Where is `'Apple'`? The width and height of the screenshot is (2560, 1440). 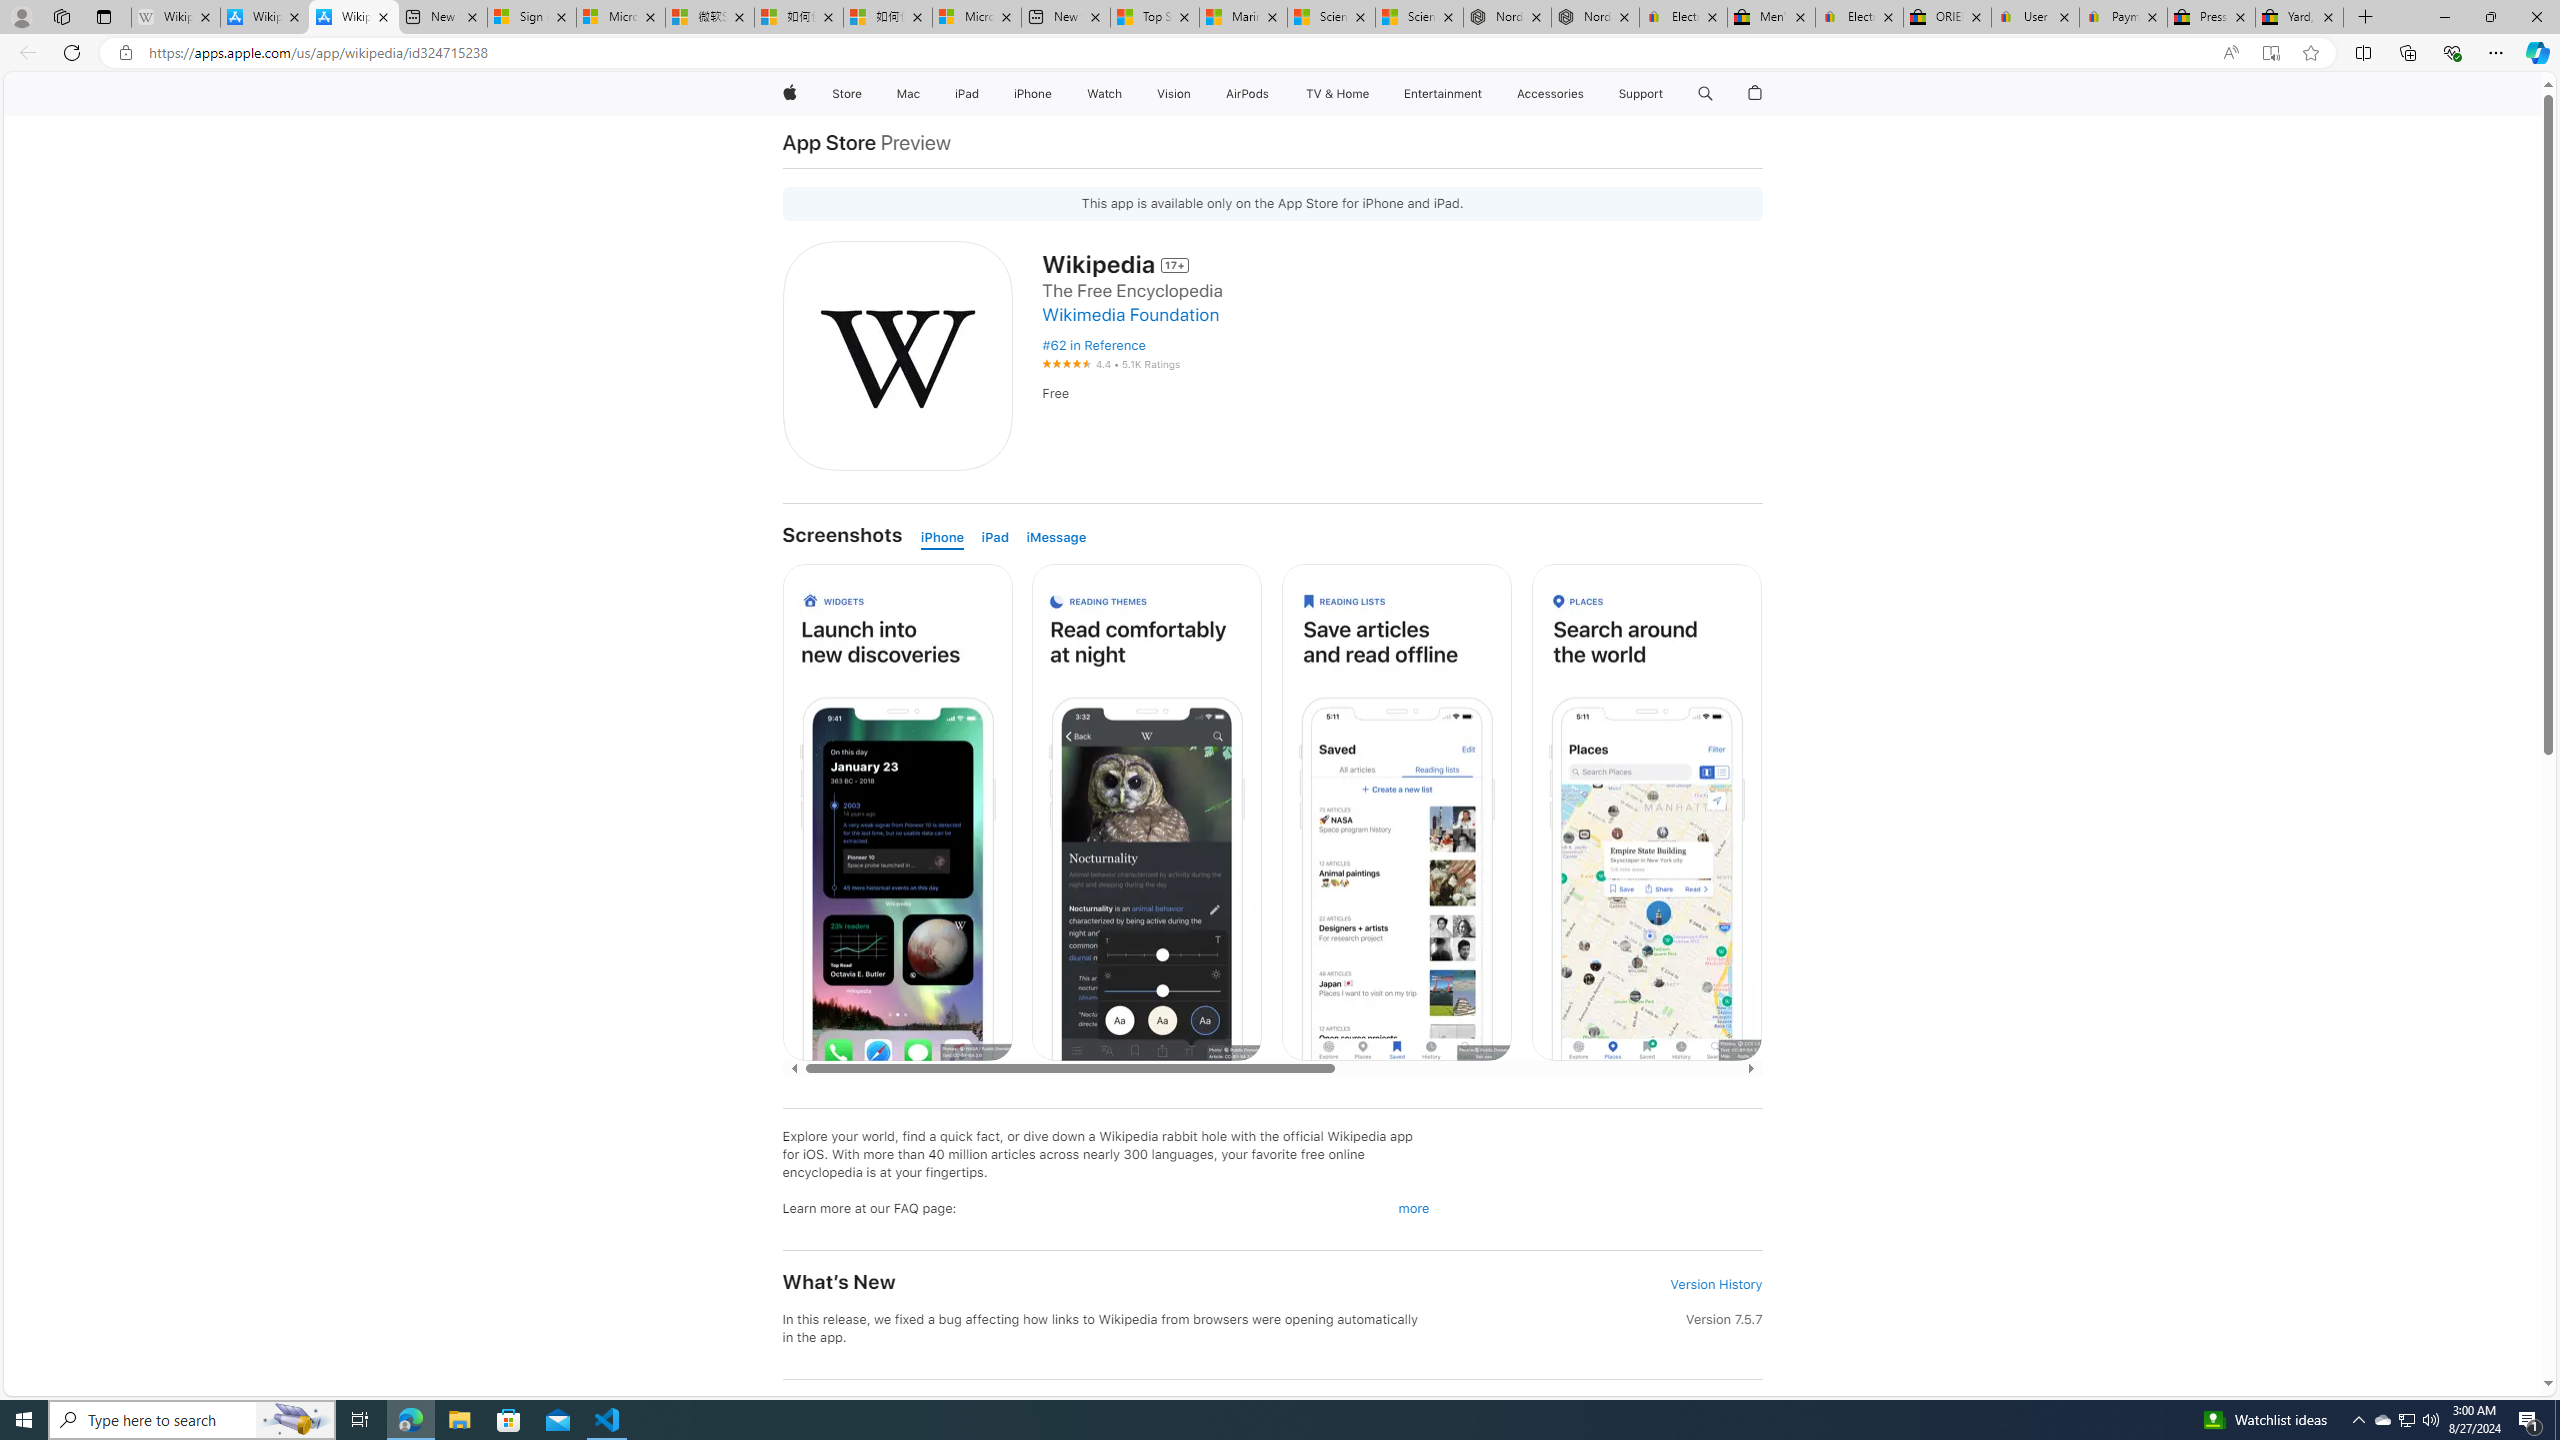
'Apple' is located at coordinates (787, 93).